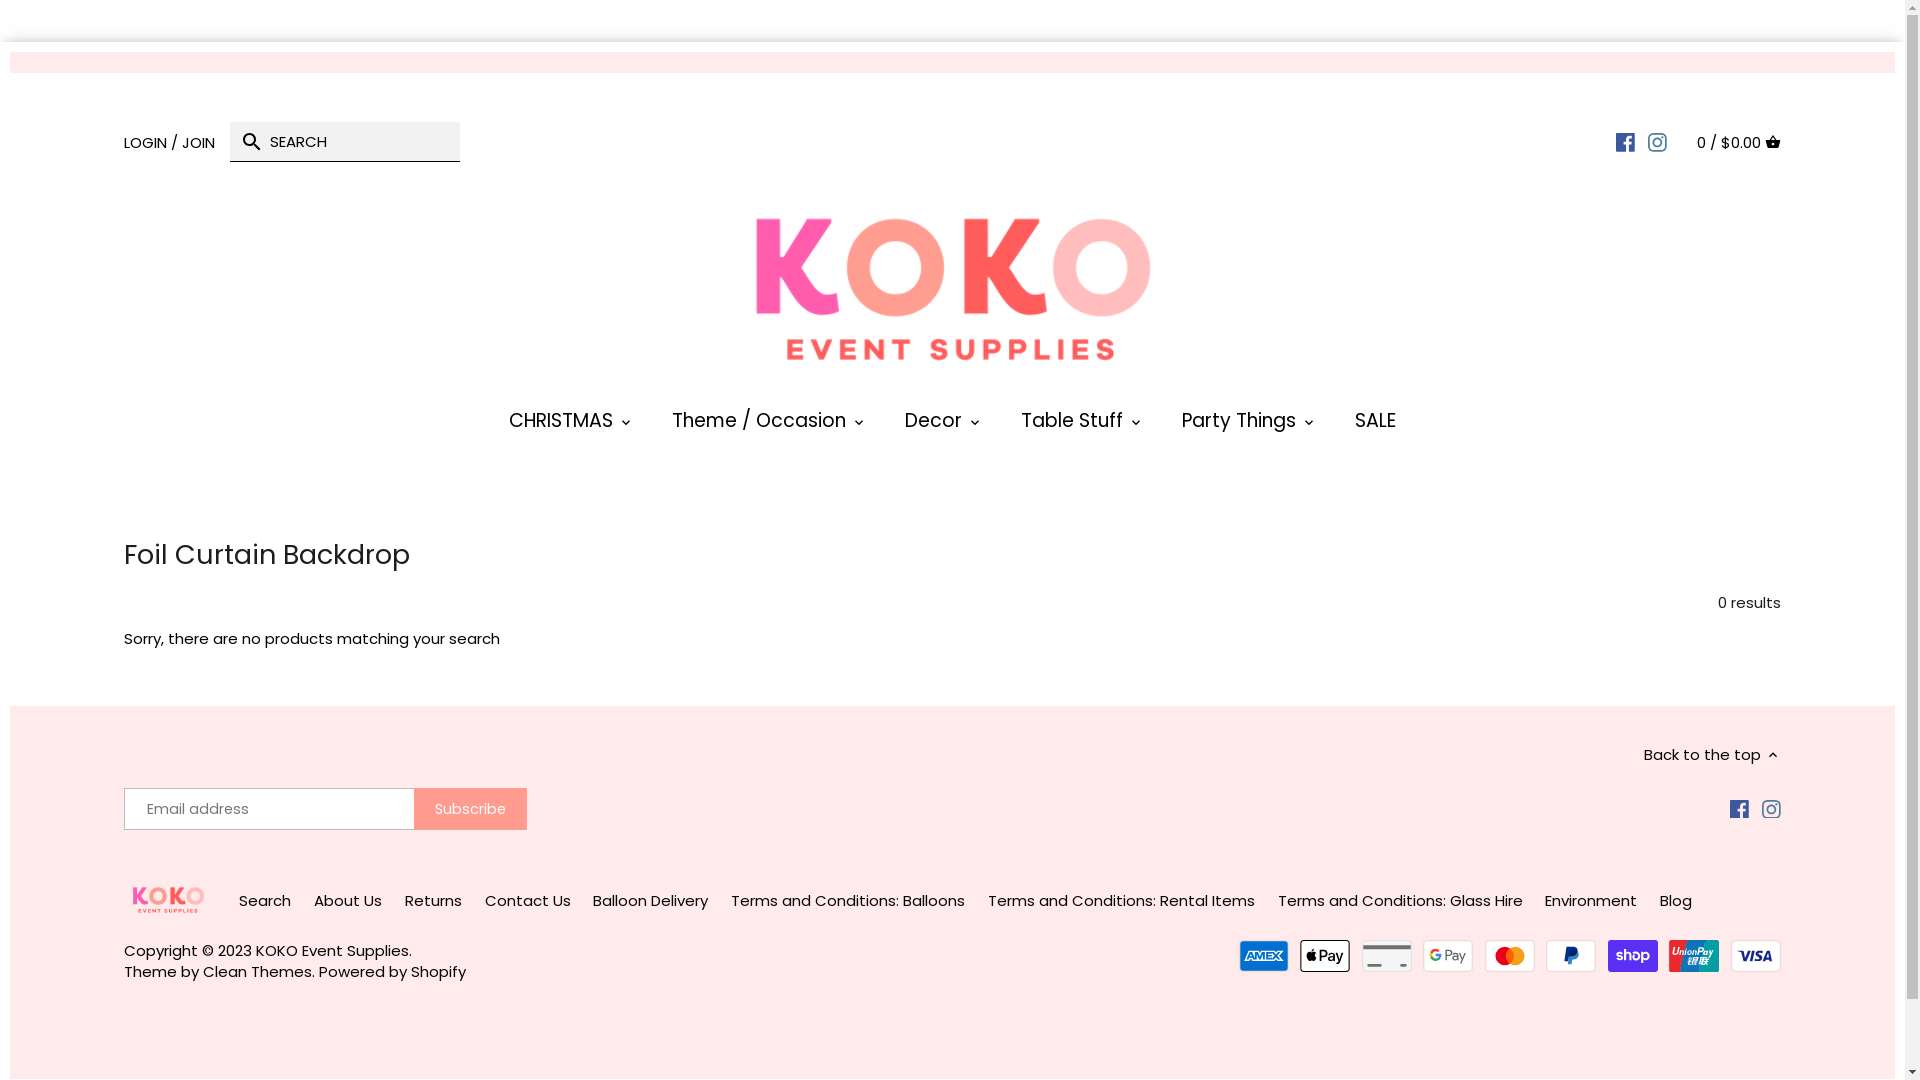 The image size is (1920, 1080). Describe the element at coordinates (1162, 424) in the screenshot. I see `'Party Things'` at that location.